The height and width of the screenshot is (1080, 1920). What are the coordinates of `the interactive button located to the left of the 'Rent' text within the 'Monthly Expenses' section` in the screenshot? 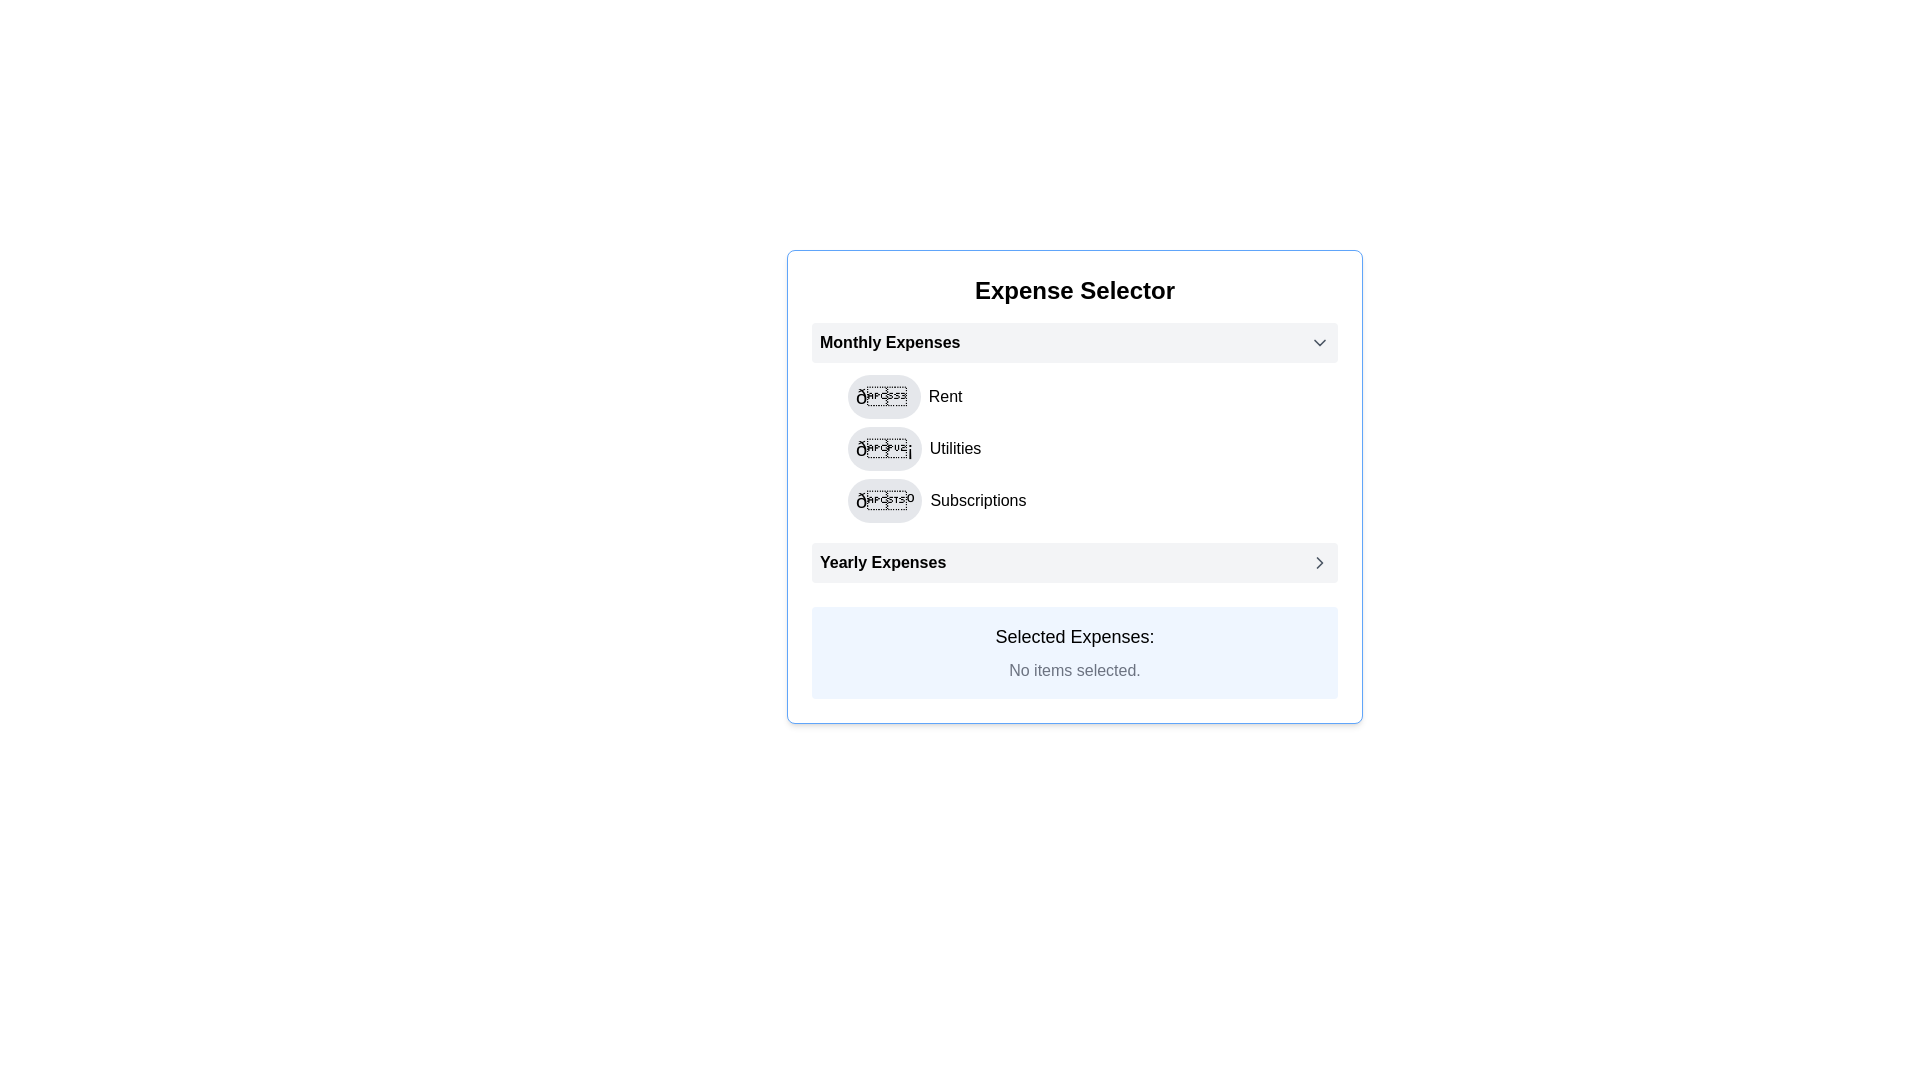 It's located at (882, 397).